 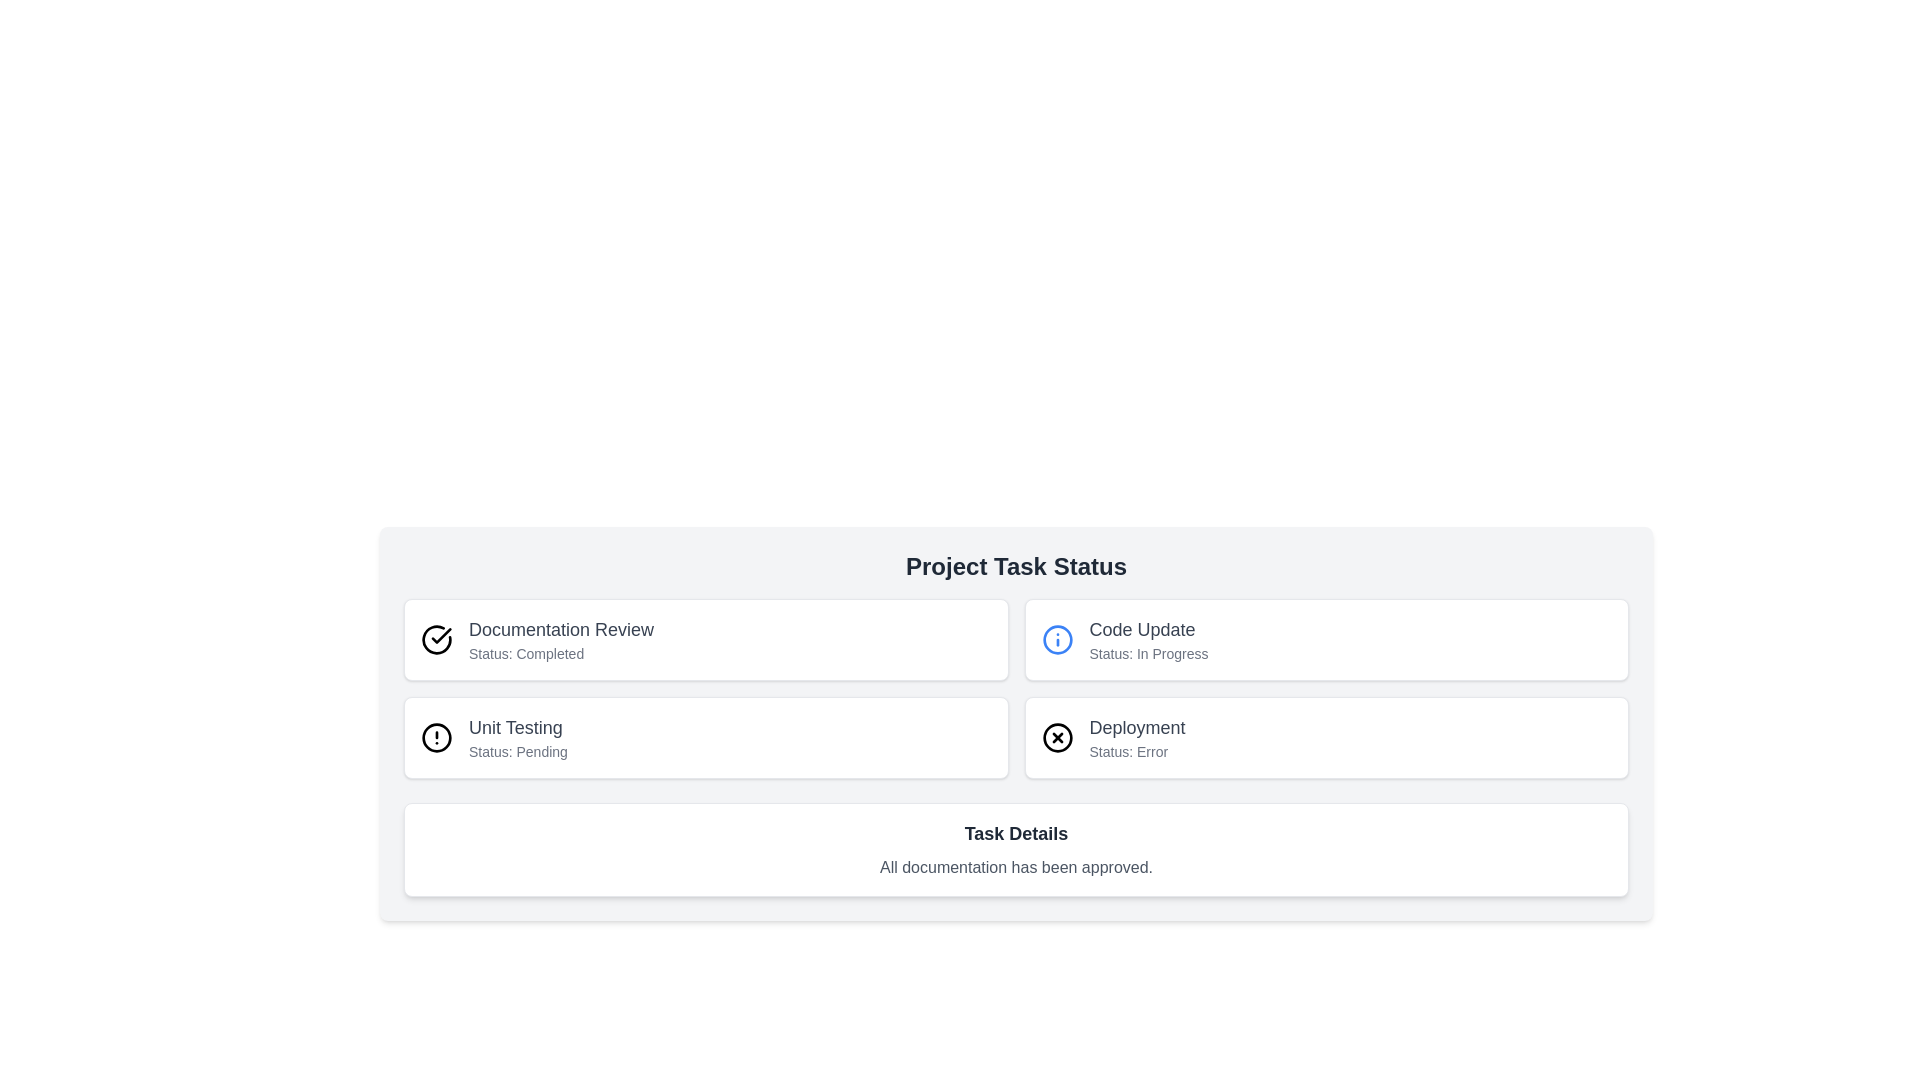 What do you see at coordinates (1056, 640) in the screenshot?
I see `the circular blue outline icon with an 'i' symbol located` at bounding box center [1056, 640].